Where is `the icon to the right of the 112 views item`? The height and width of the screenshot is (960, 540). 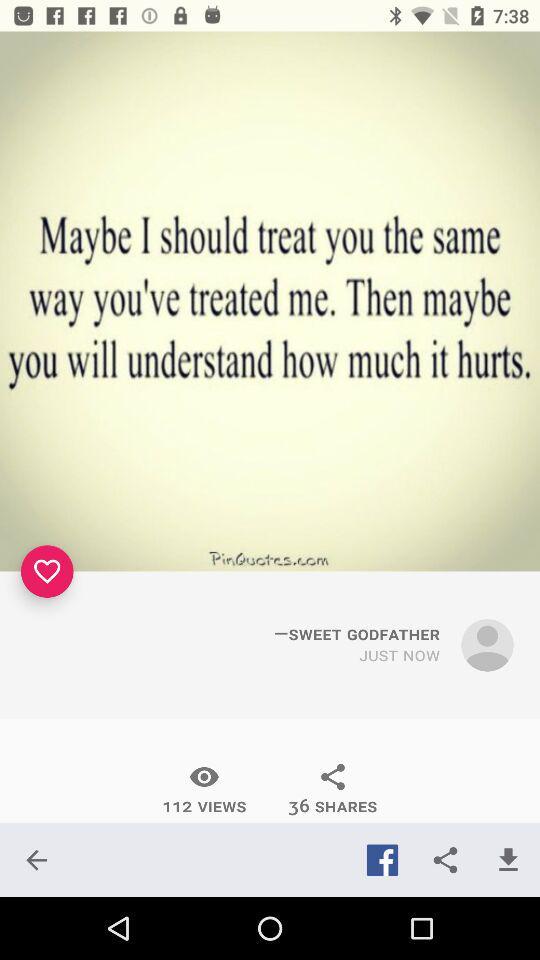 the icon to the right of the 112 views item is located at coordinates (333, 789).